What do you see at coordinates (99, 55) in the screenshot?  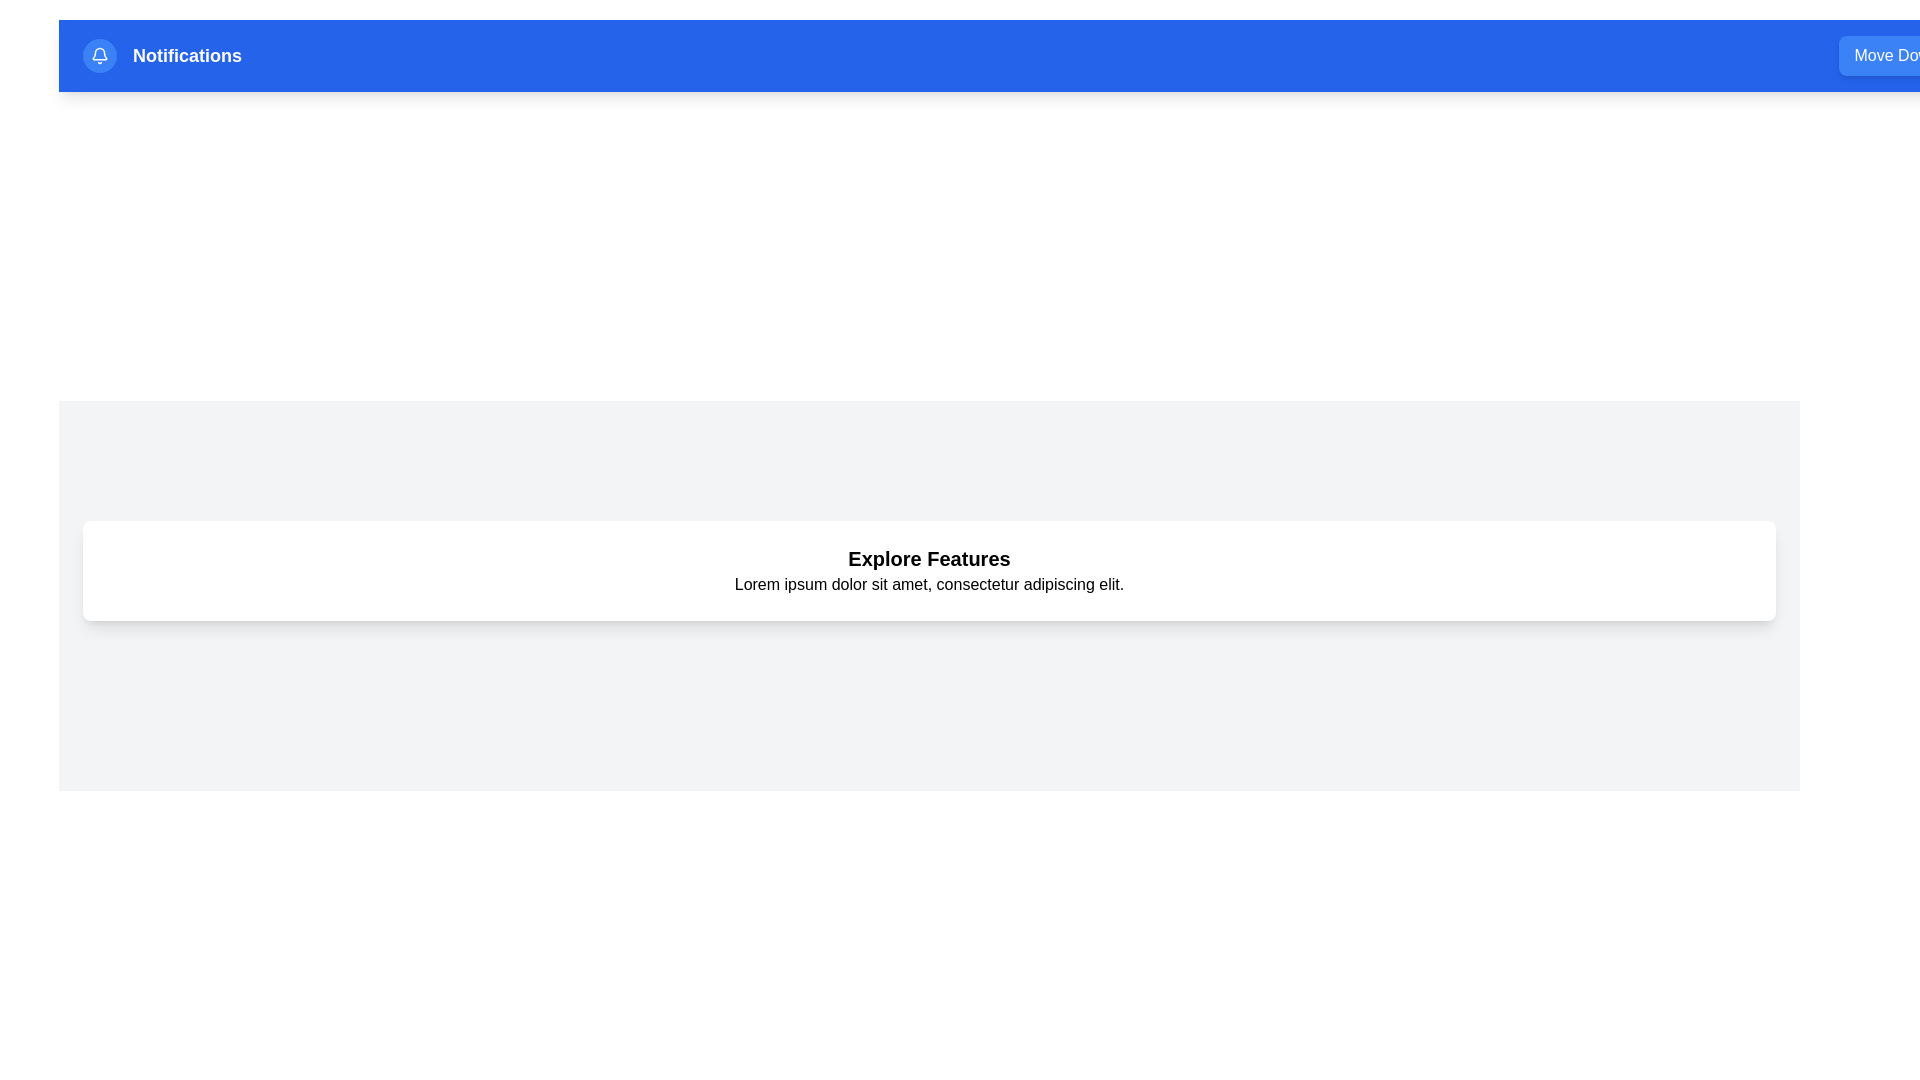 I see `the round blue button with a white bell icon at its center` at bounding box center [99, 55].